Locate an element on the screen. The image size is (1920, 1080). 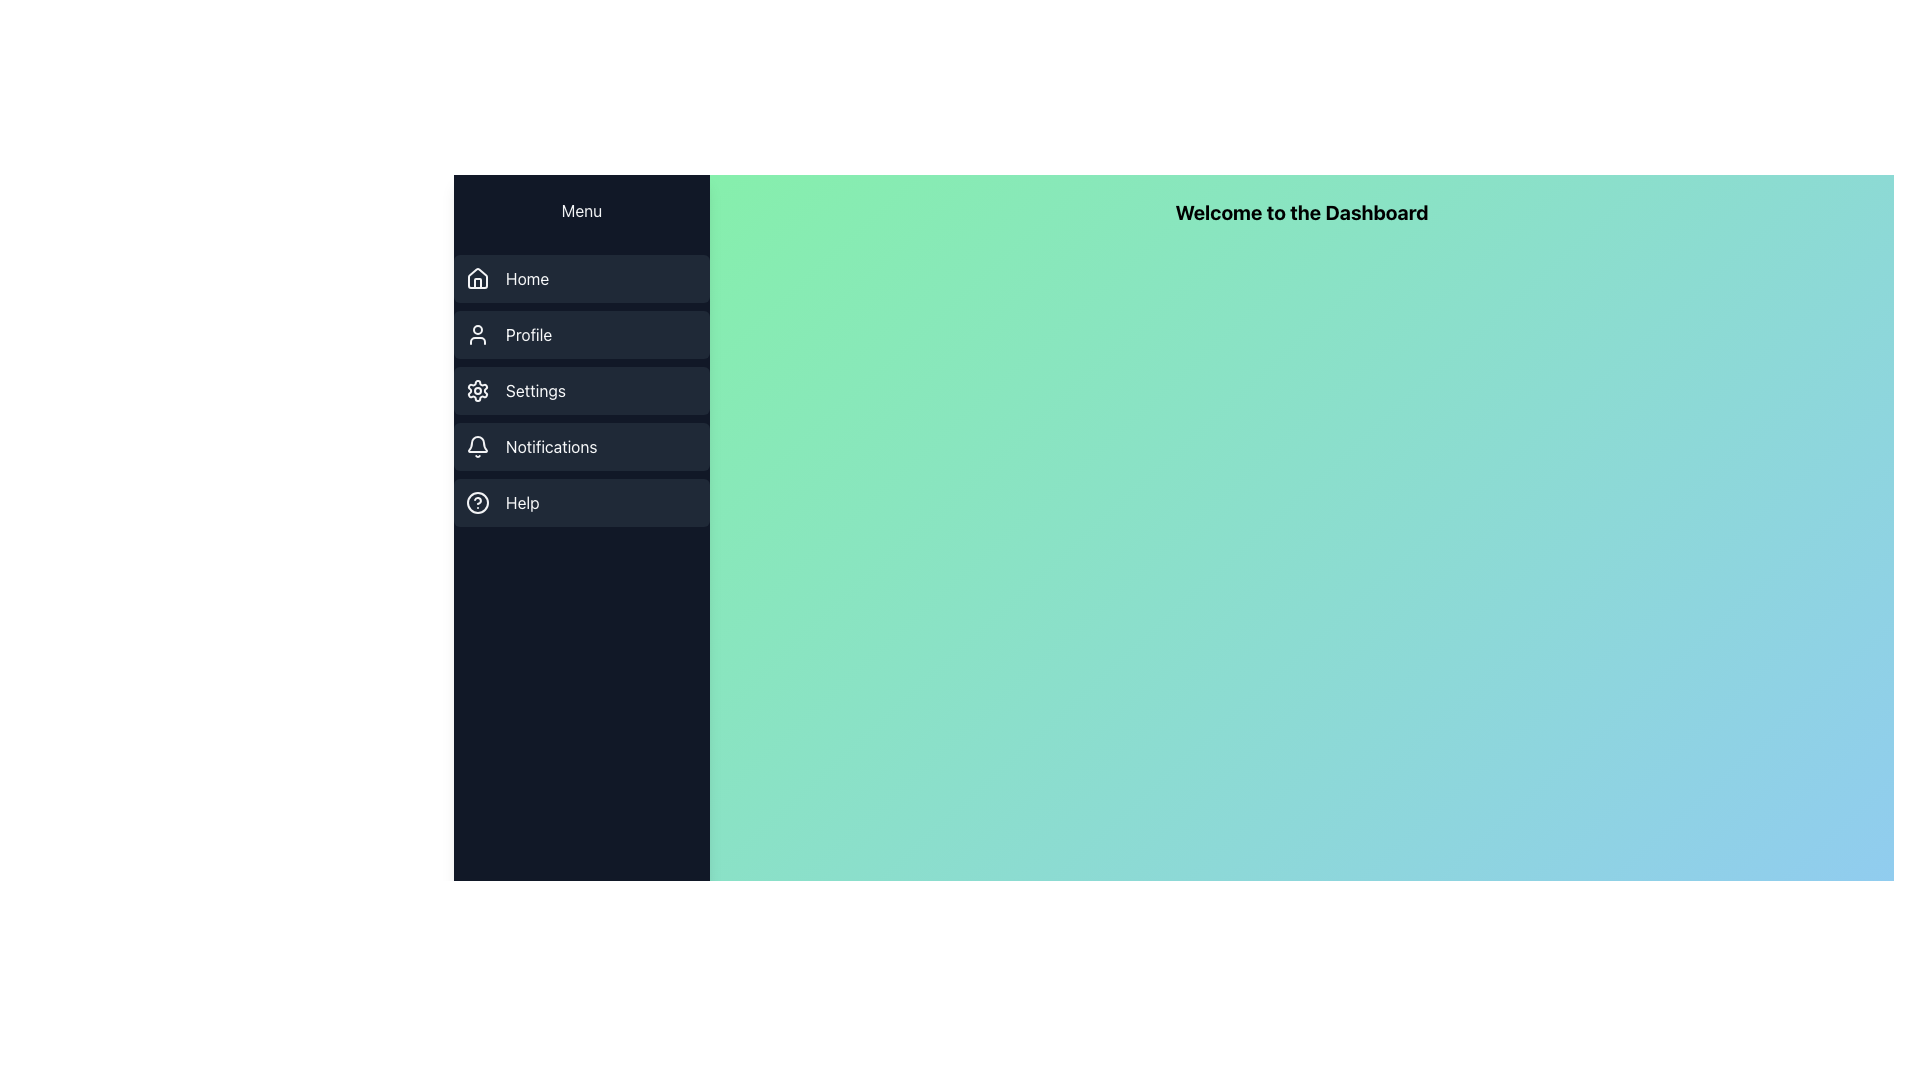
the settings button in the left sidebar, which is the third item in a vertical menu between 'Profile' and 'Notifications', to trigger a style change is located at coordinates (580, 390).